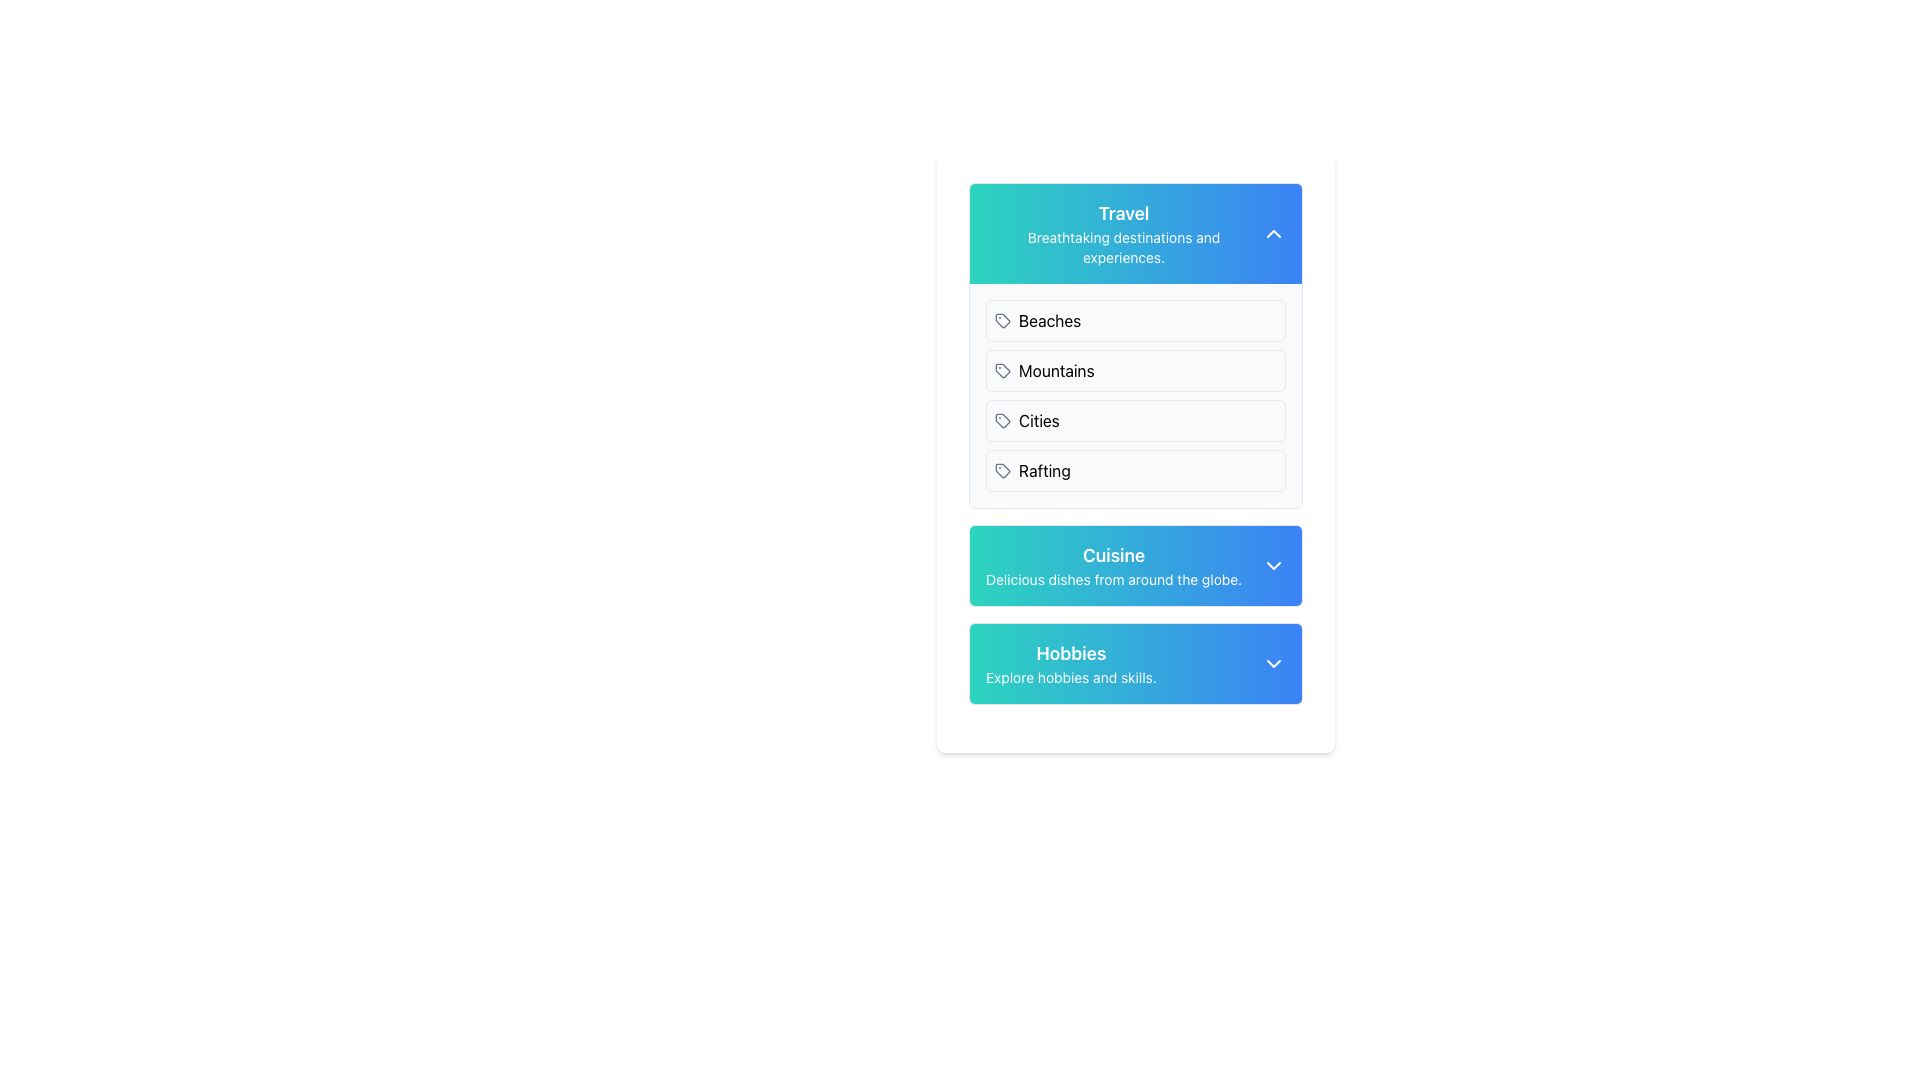 This screenshot has height=1080, width=1920. I want to click on the Text Label that displays 'Hobbies' in a larger bold font and 'Explore hobbies and skills' in a smaller font, located below the 'Cuisine' section and above an arrow icon, so click(1070, 663).